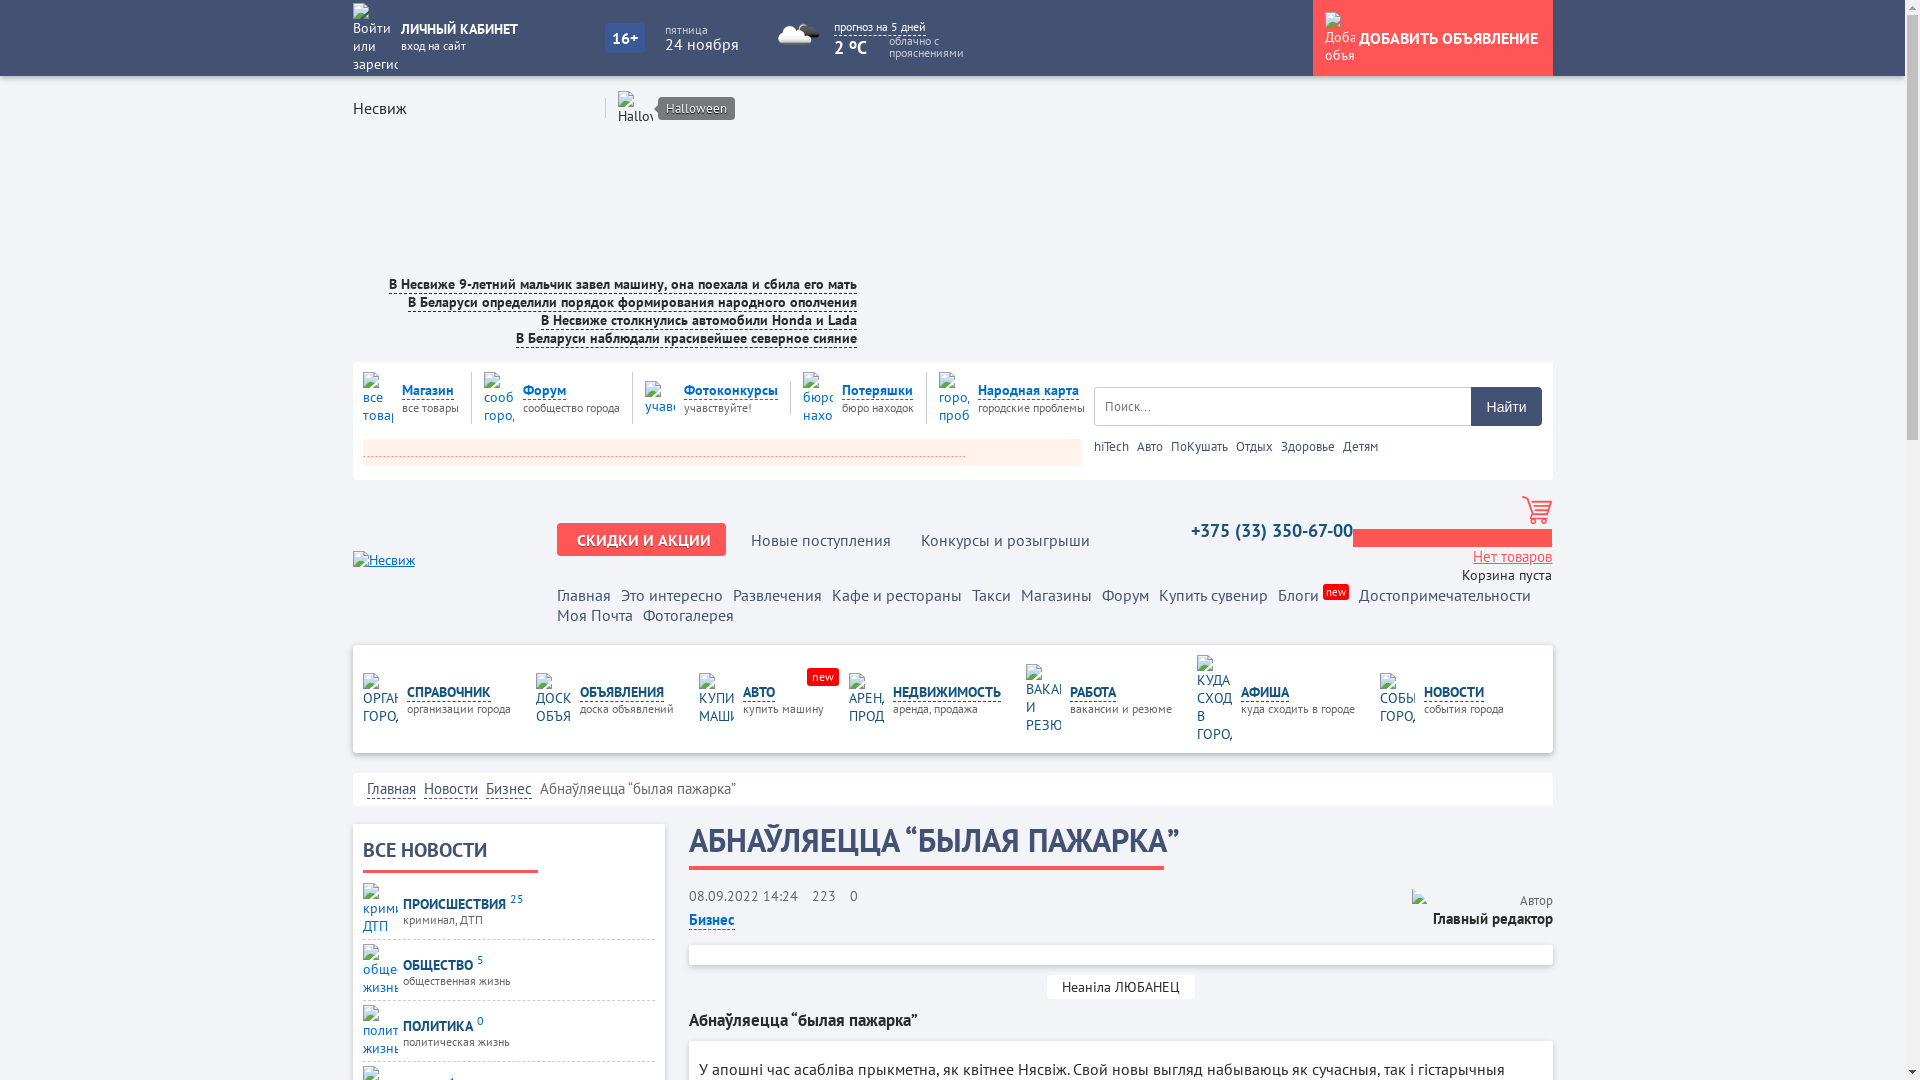  Describe the element at coordinates (1093, 445) in the screenshot. I see `'hiTech'` at that location.